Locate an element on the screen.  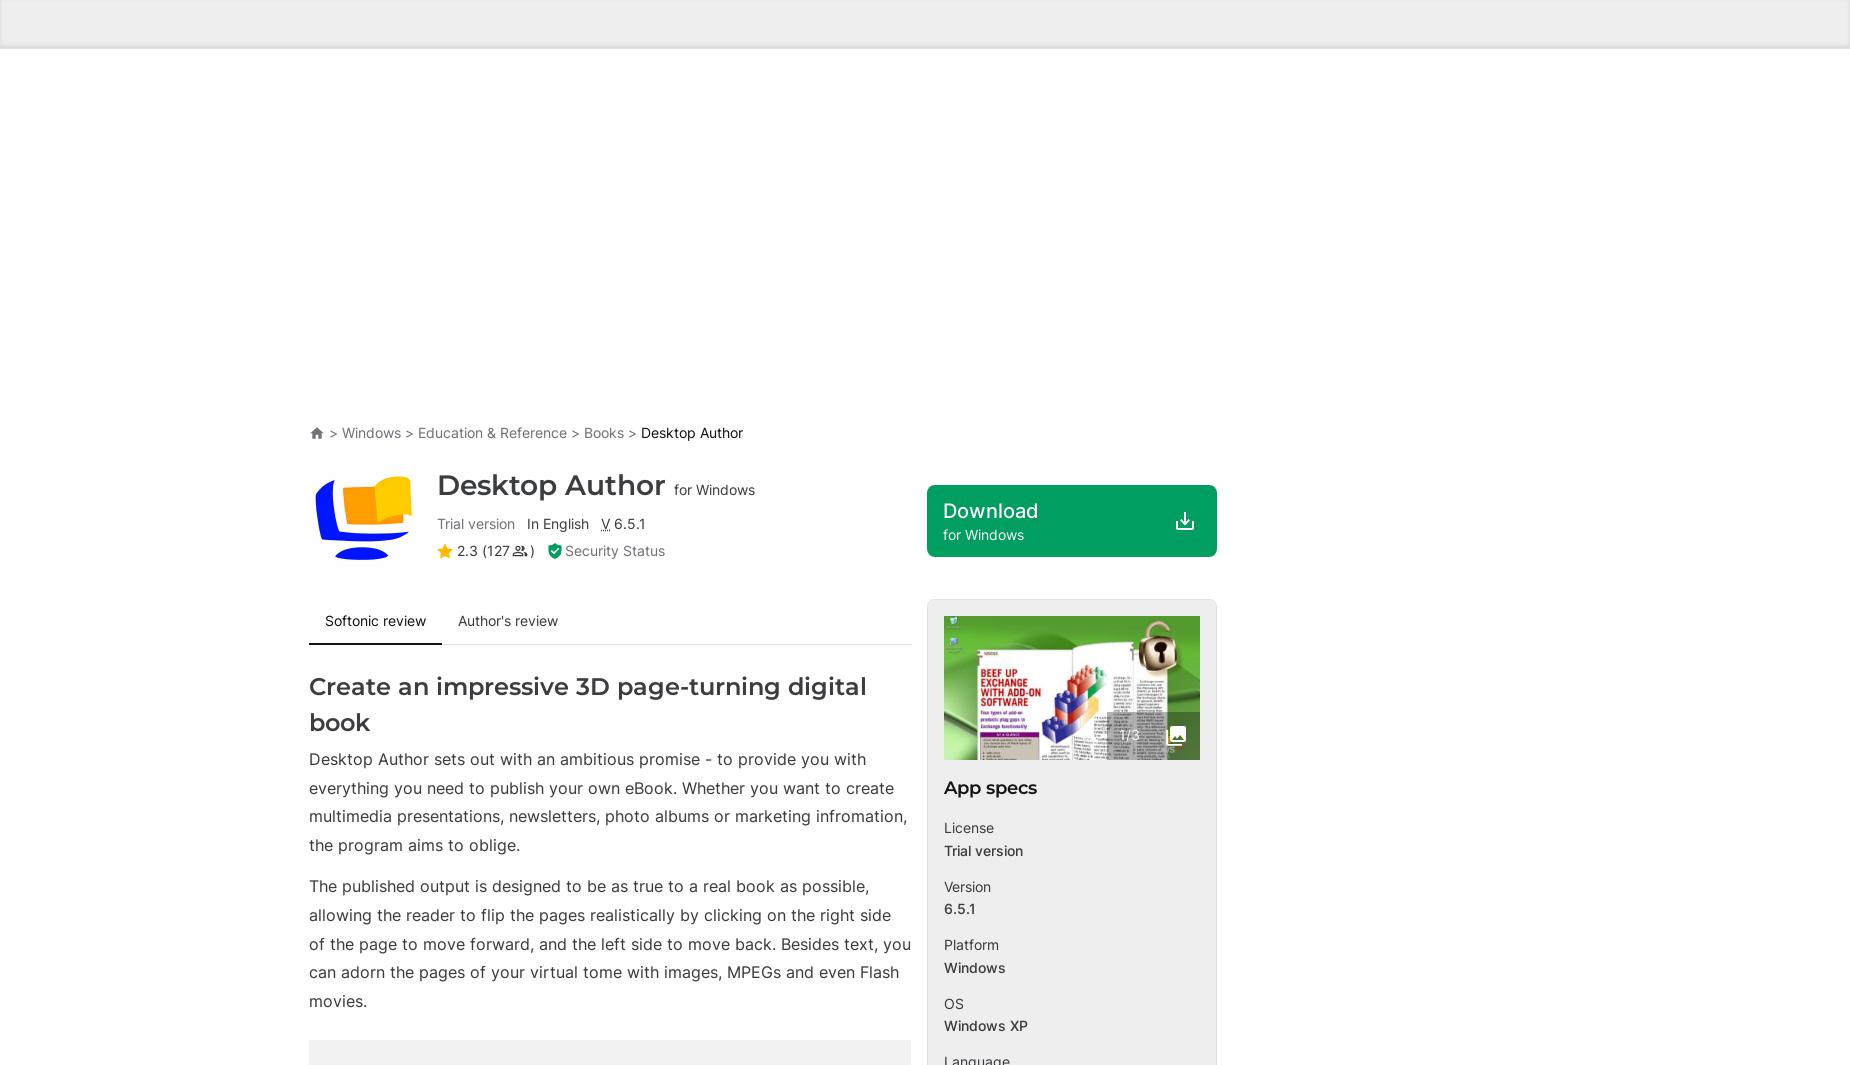
'Breaking News' is located at coordinates (378, 844).